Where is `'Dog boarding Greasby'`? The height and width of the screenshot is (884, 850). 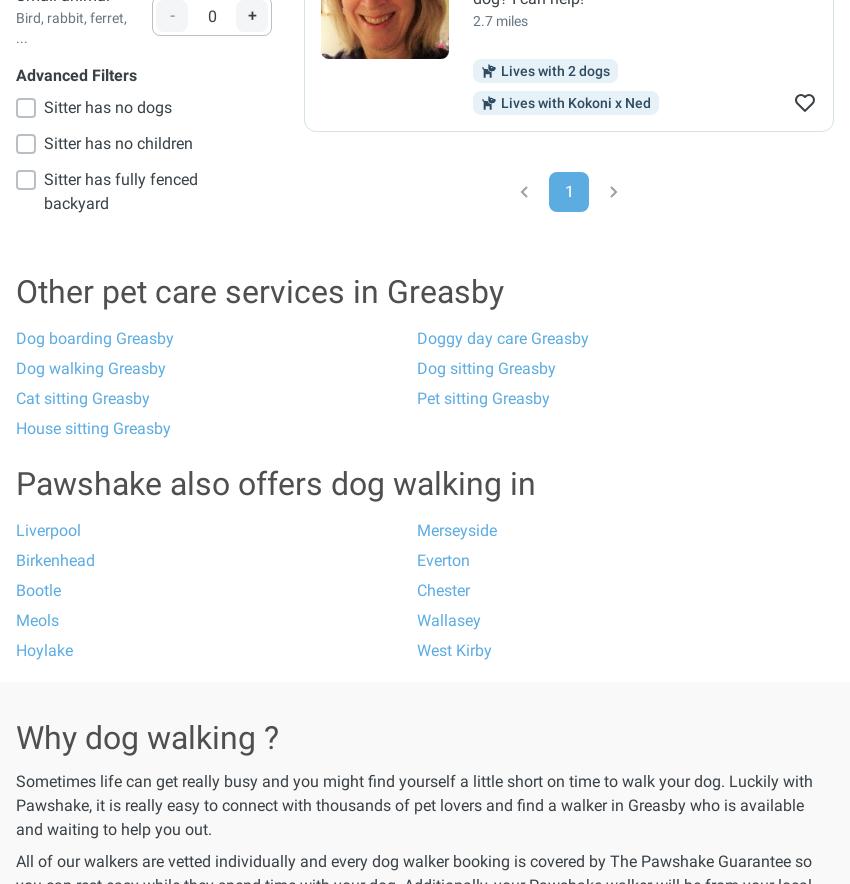
'Dog boarding Greasby' is located at coordinates (94, 337).